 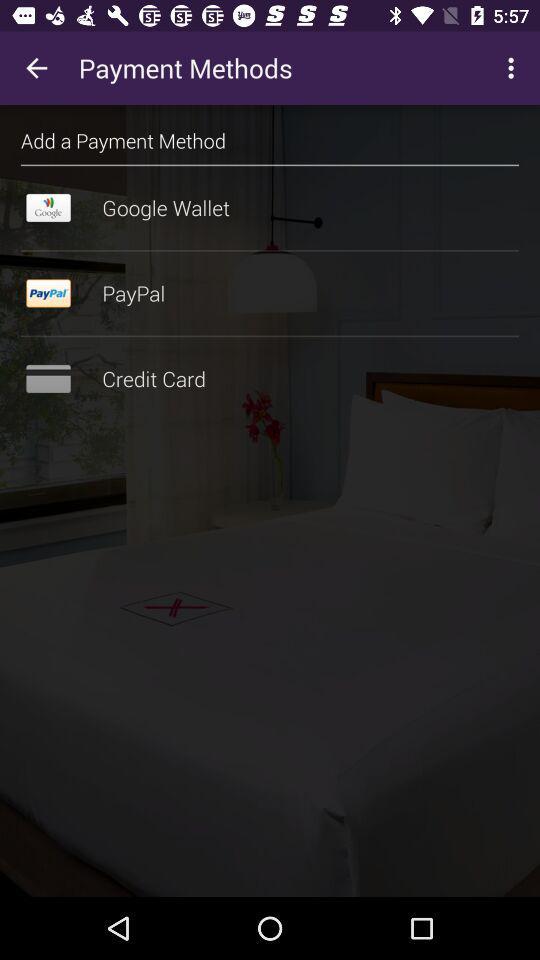 What do you see at coordinates (270, 378) in the screenshot?
I see `credit card item` at bounding box center [270, 378].